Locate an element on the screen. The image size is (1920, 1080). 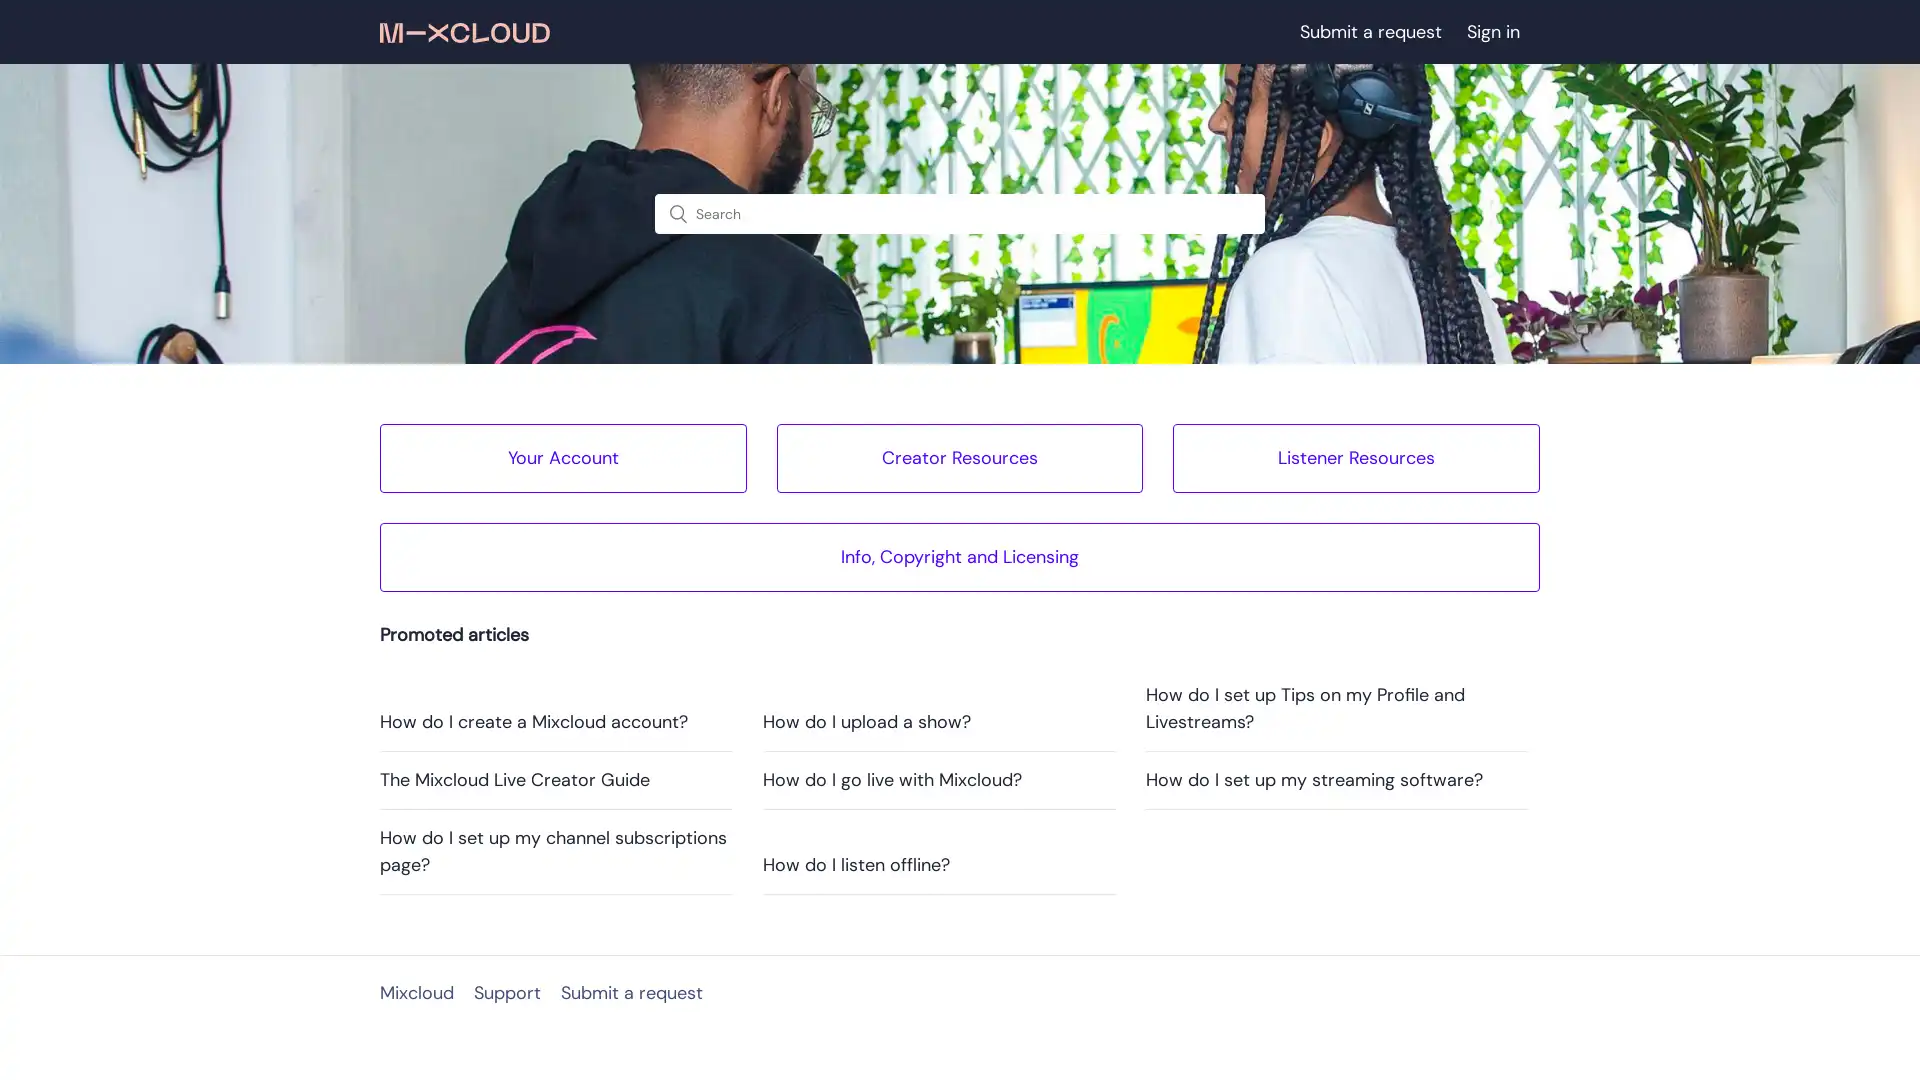
Sign in is located at coordinates (1503, 31).